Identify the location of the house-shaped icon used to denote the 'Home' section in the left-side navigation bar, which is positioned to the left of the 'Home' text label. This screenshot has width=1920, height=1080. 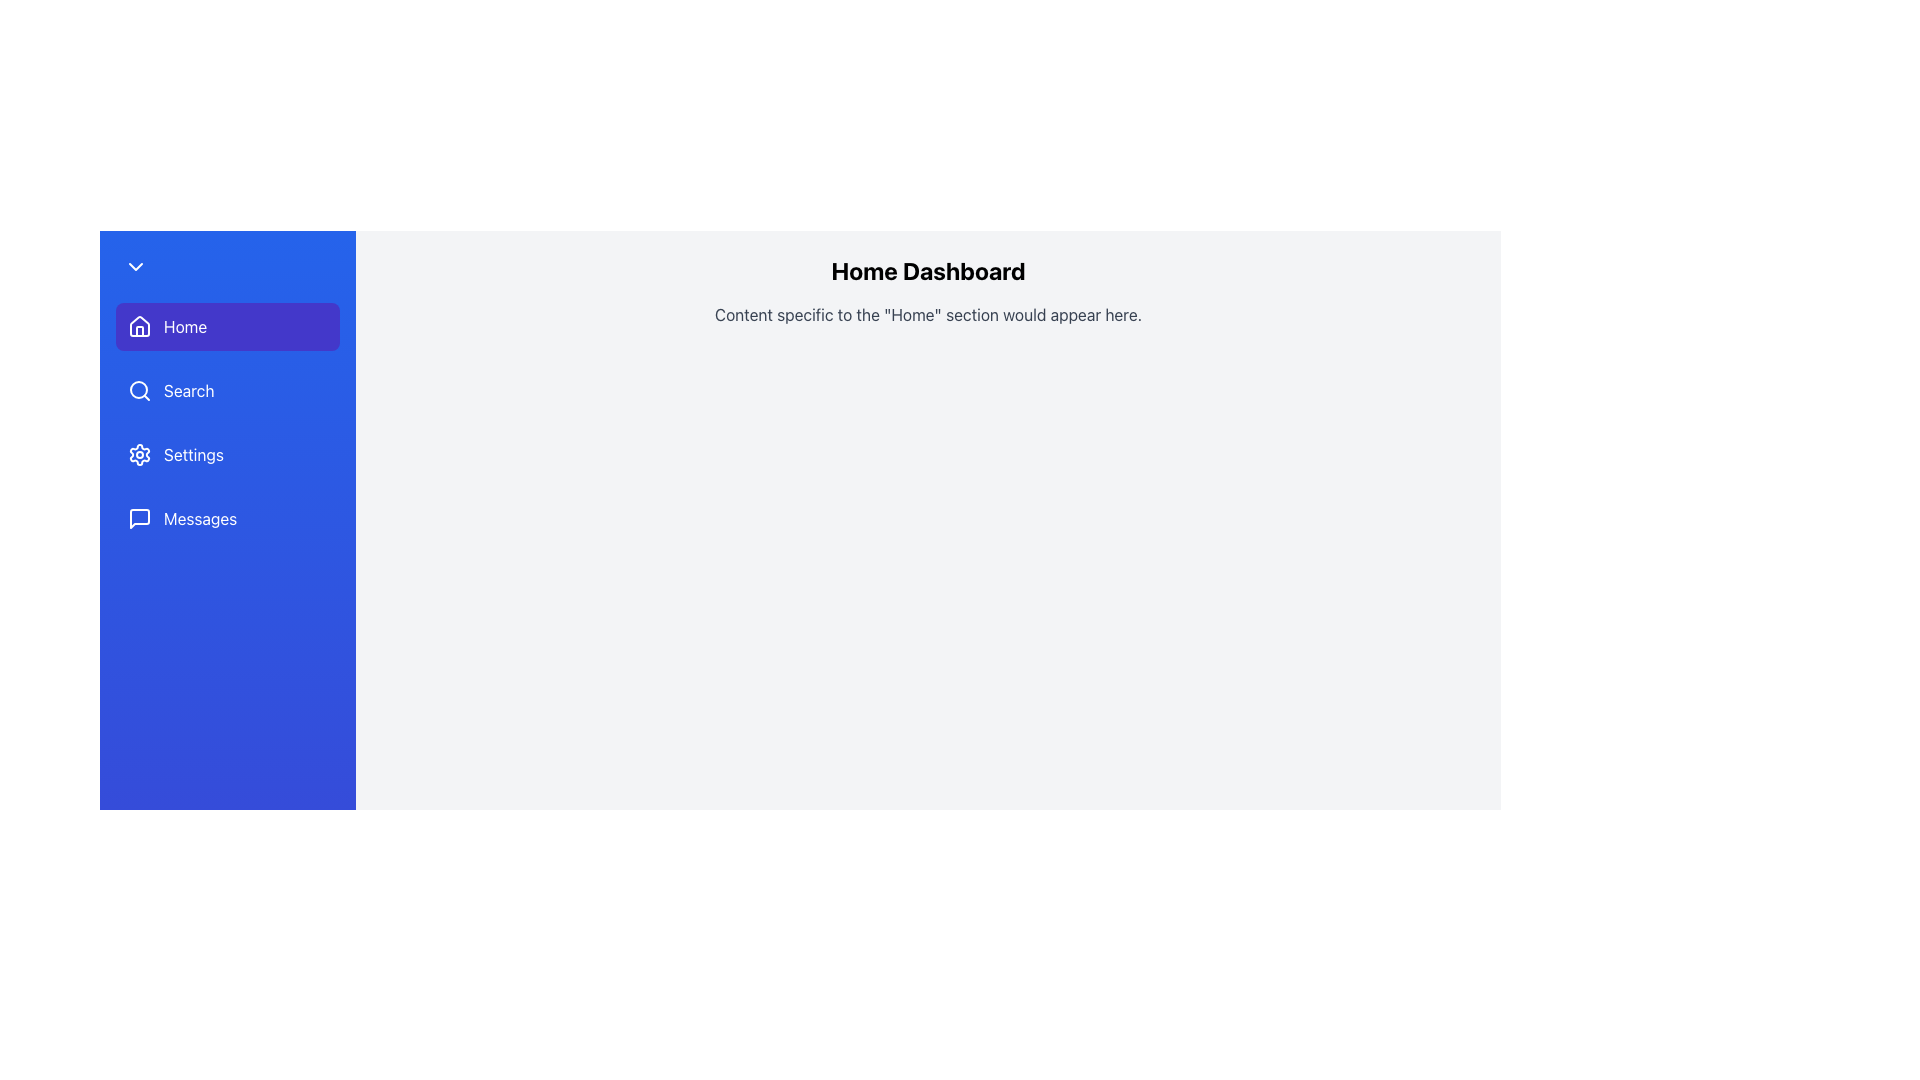
(138, 325).